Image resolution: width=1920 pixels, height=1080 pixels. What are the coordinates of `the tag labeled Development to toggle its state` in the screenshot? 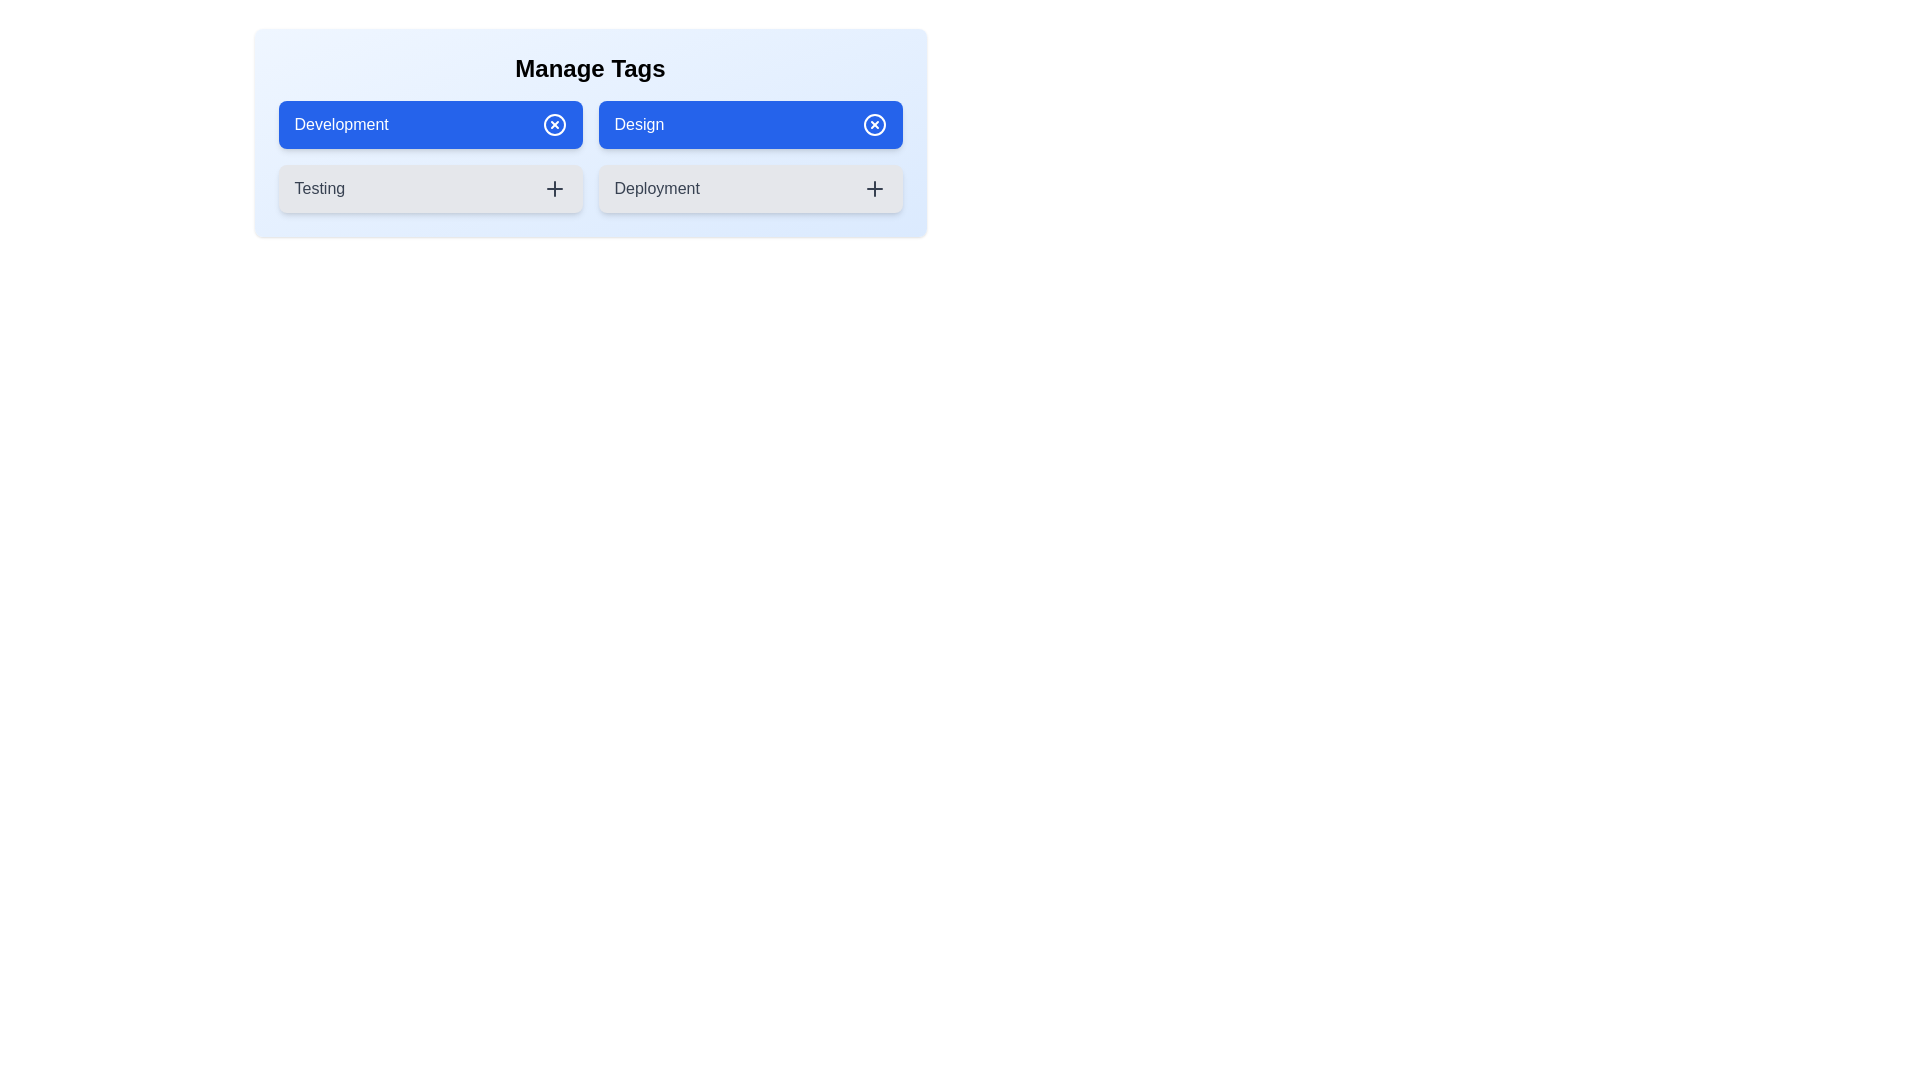 It's located at (429, 124).